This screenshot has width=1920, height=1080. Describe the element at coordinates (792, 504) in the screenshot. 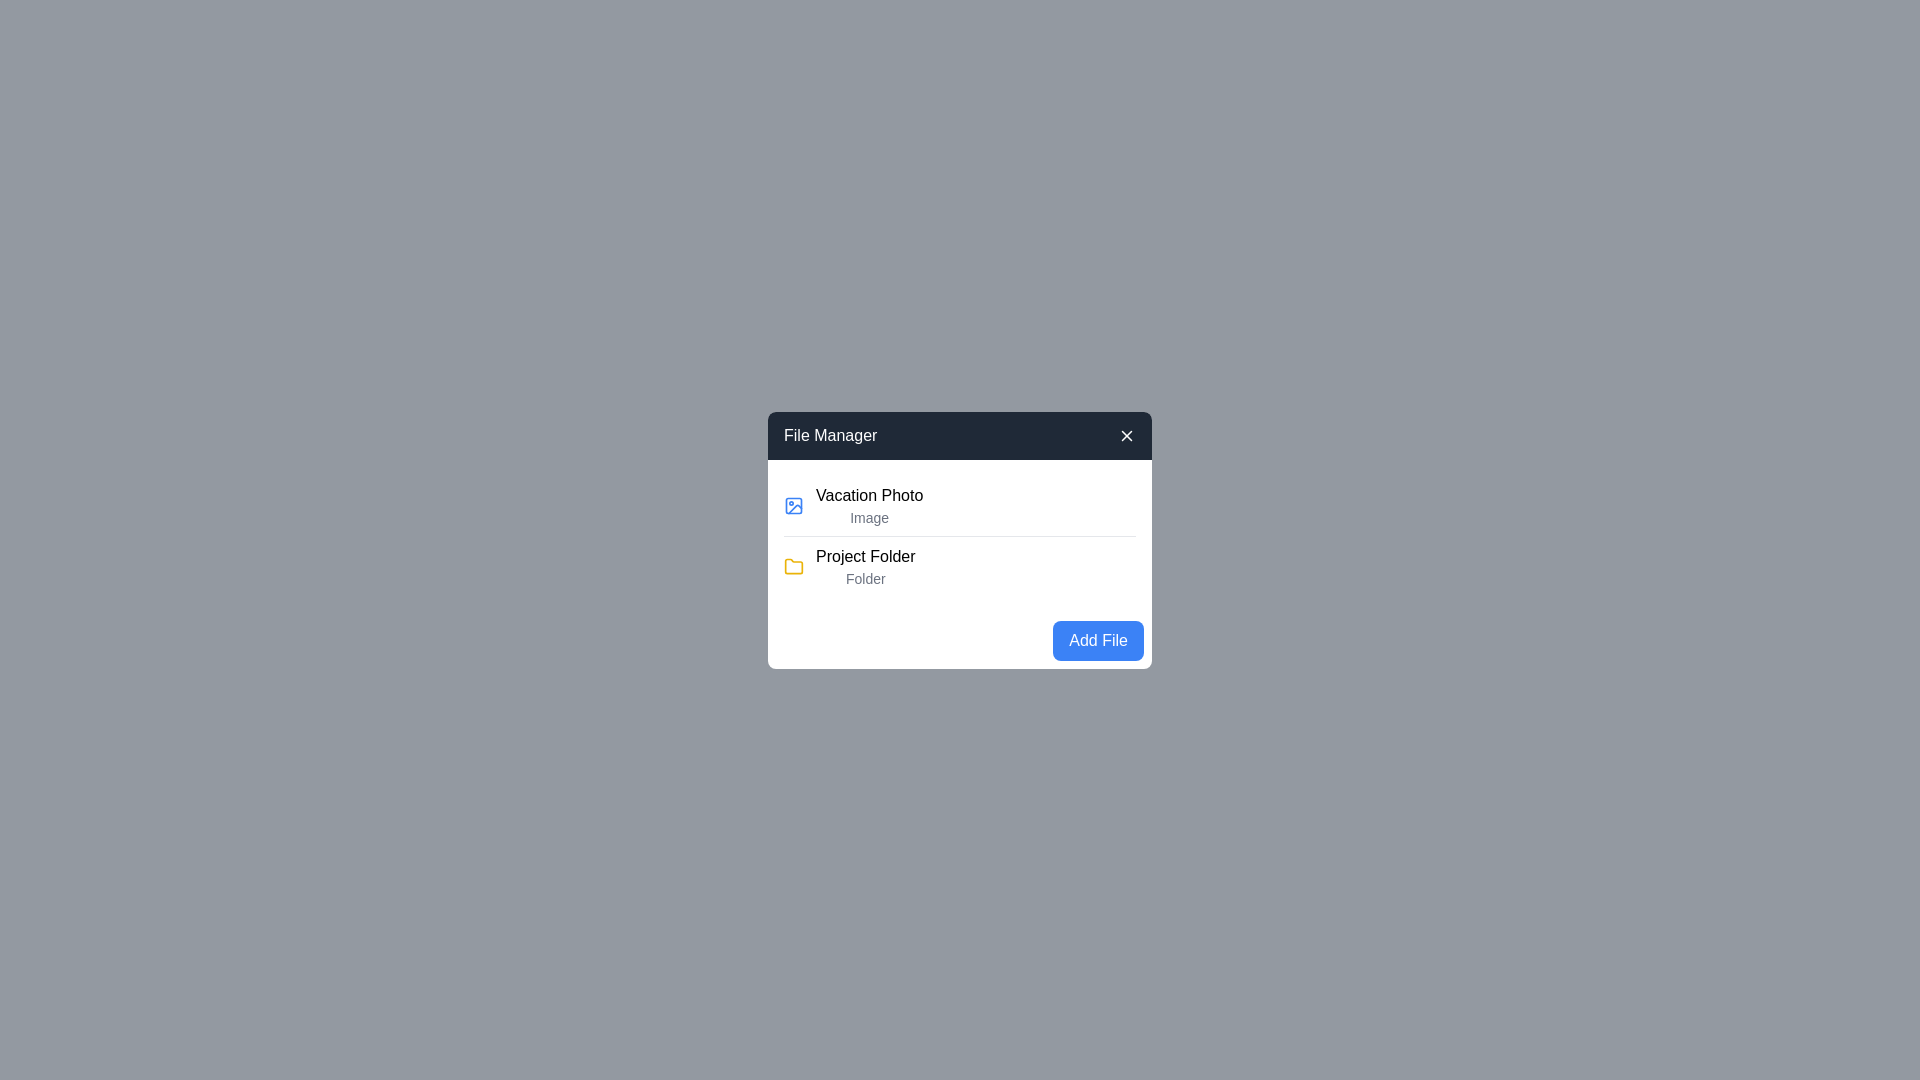

I see `the icon associated with Vacation Photo to interact with it` at that location.